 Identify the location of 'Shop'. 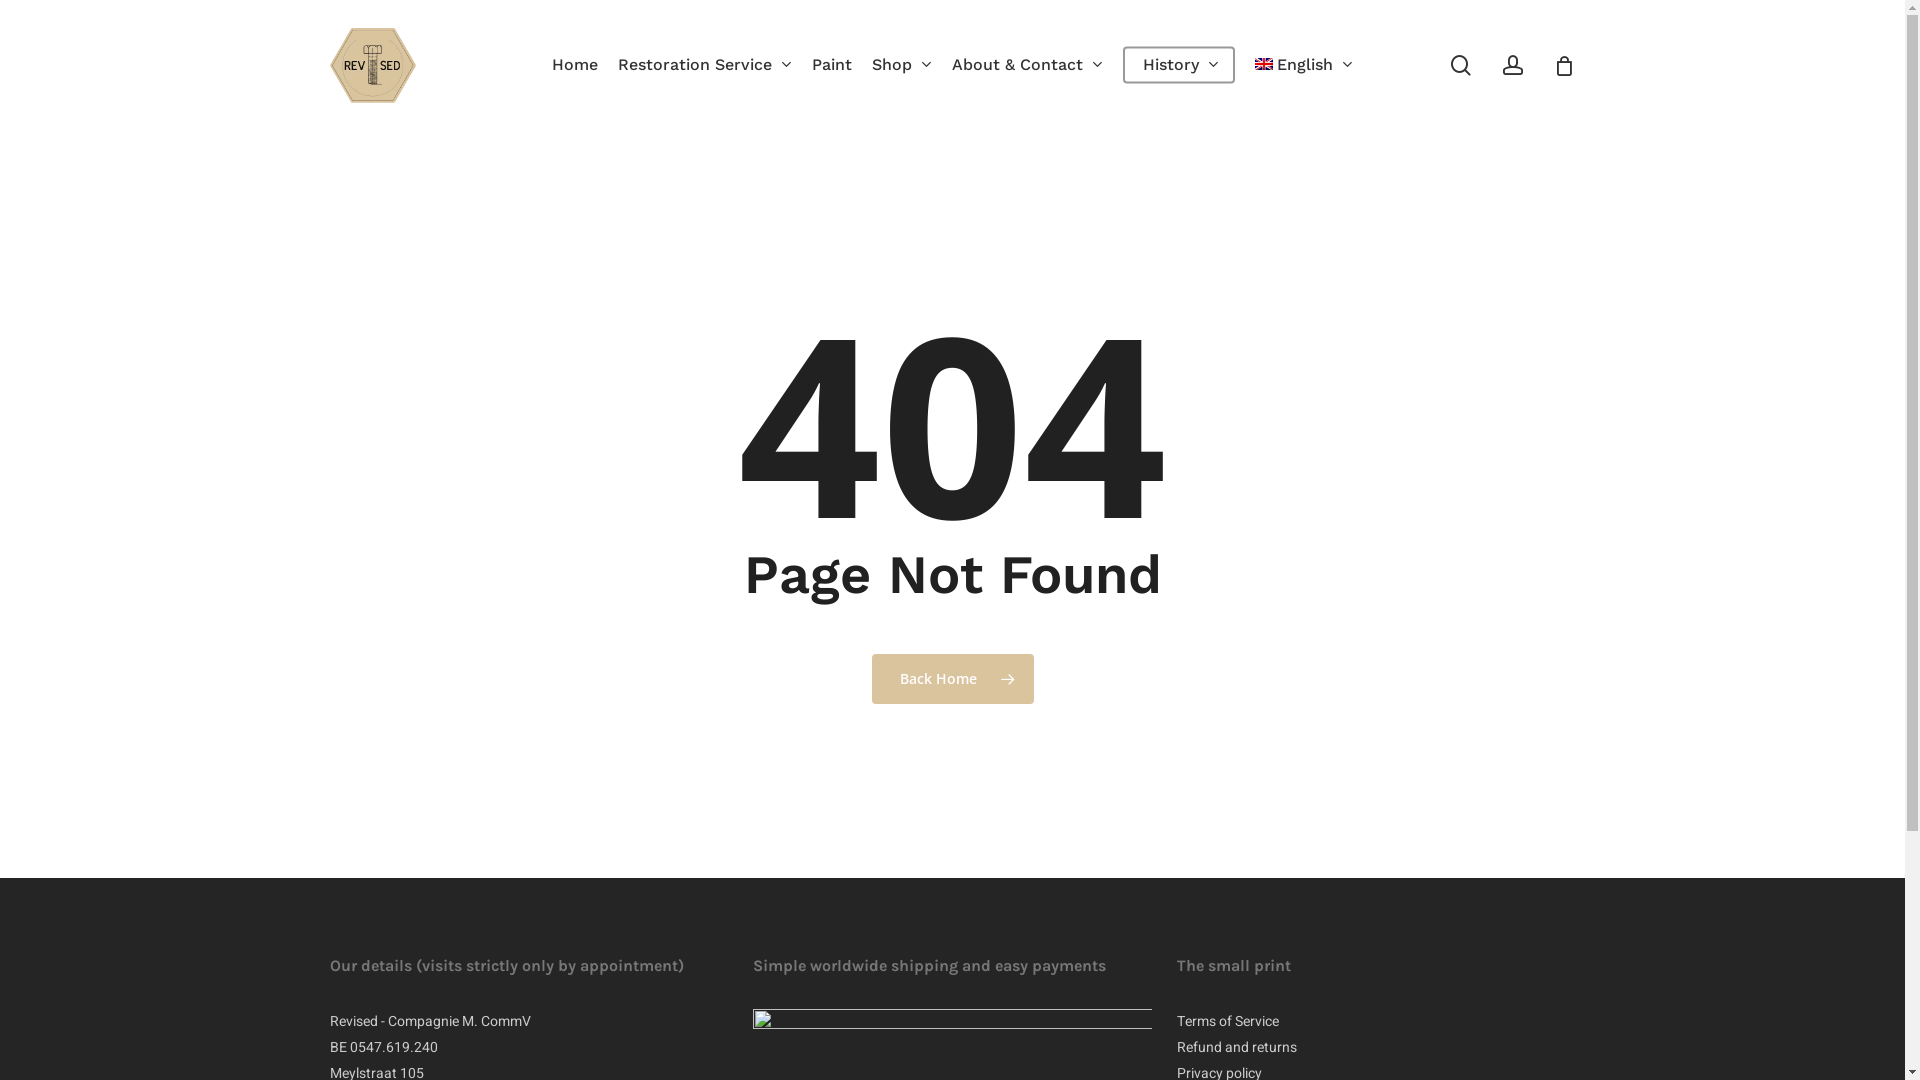
(901, 64).